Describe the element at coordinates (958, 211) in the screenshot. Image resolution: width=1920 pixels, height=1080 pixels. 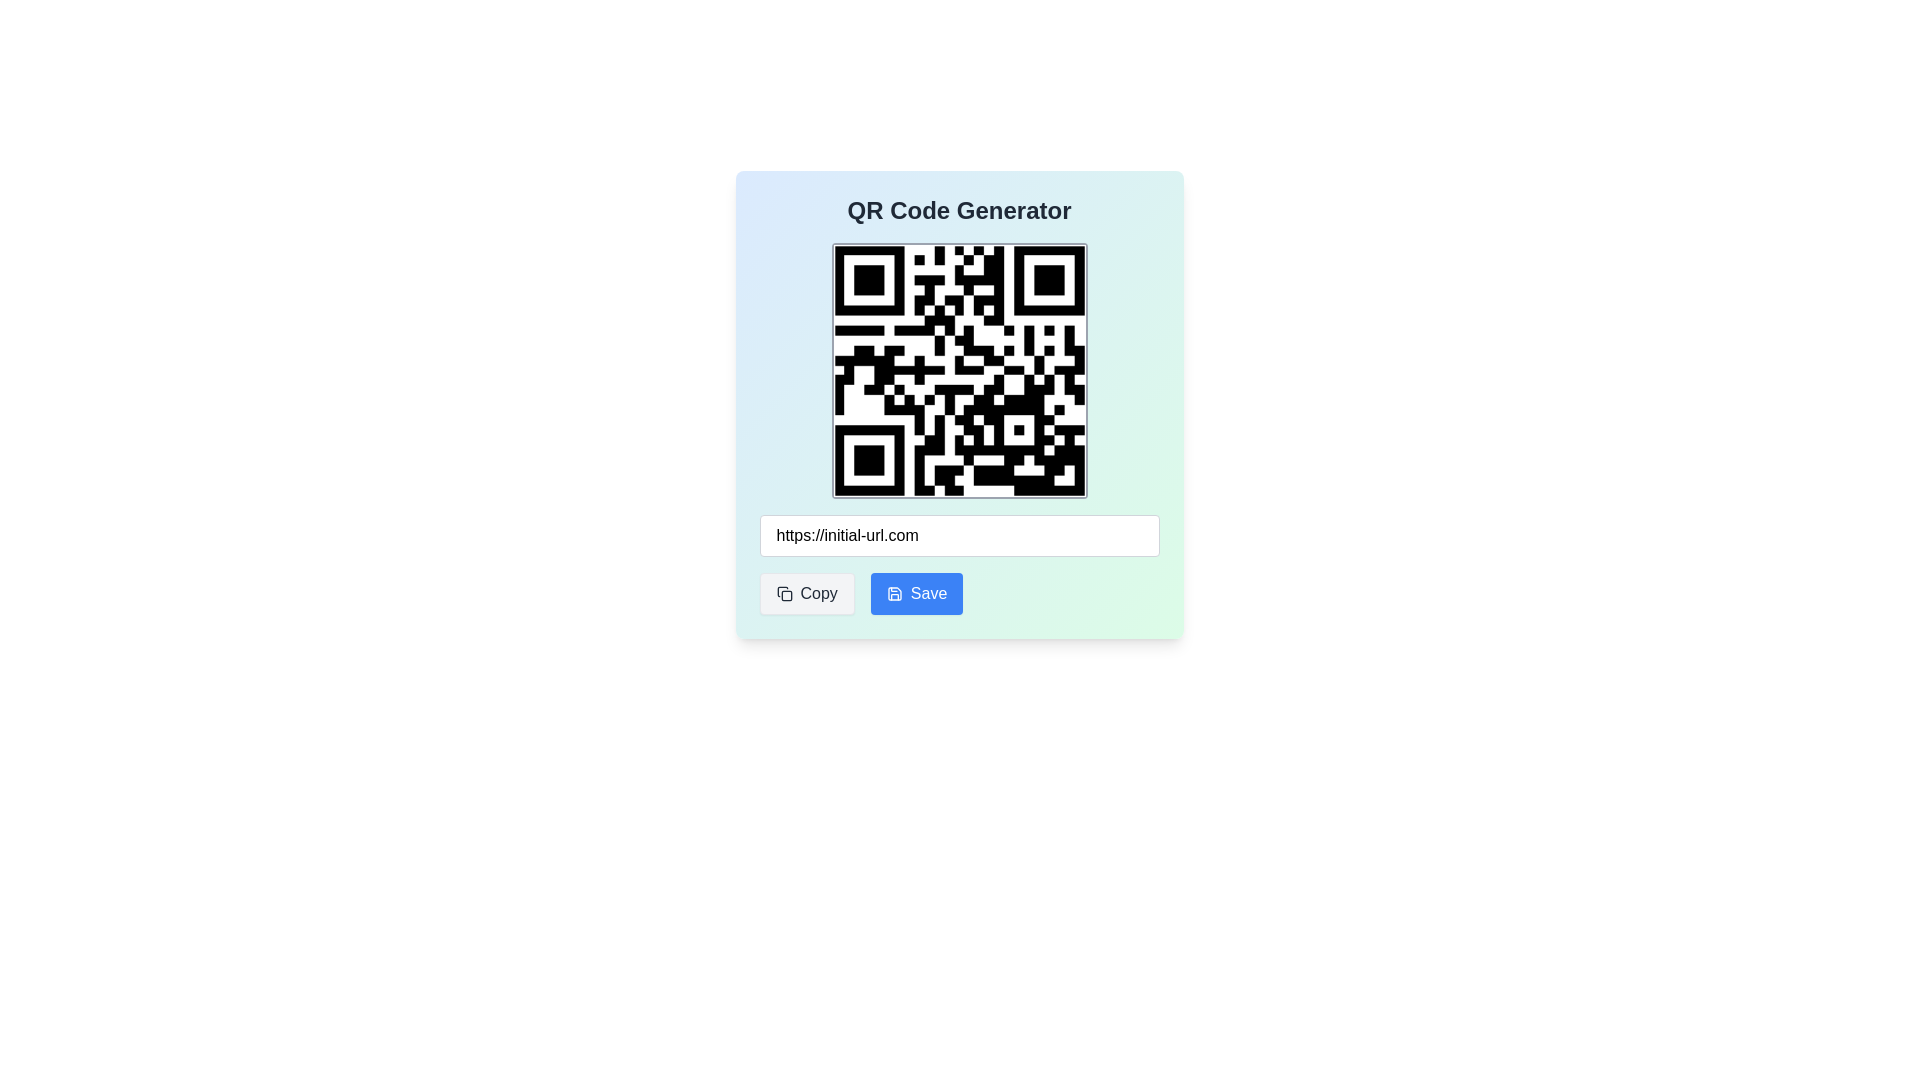
I see `the static text label indicating 'QR Code generation', which serves as the main title of the application, located at the top of the interface` at that location.